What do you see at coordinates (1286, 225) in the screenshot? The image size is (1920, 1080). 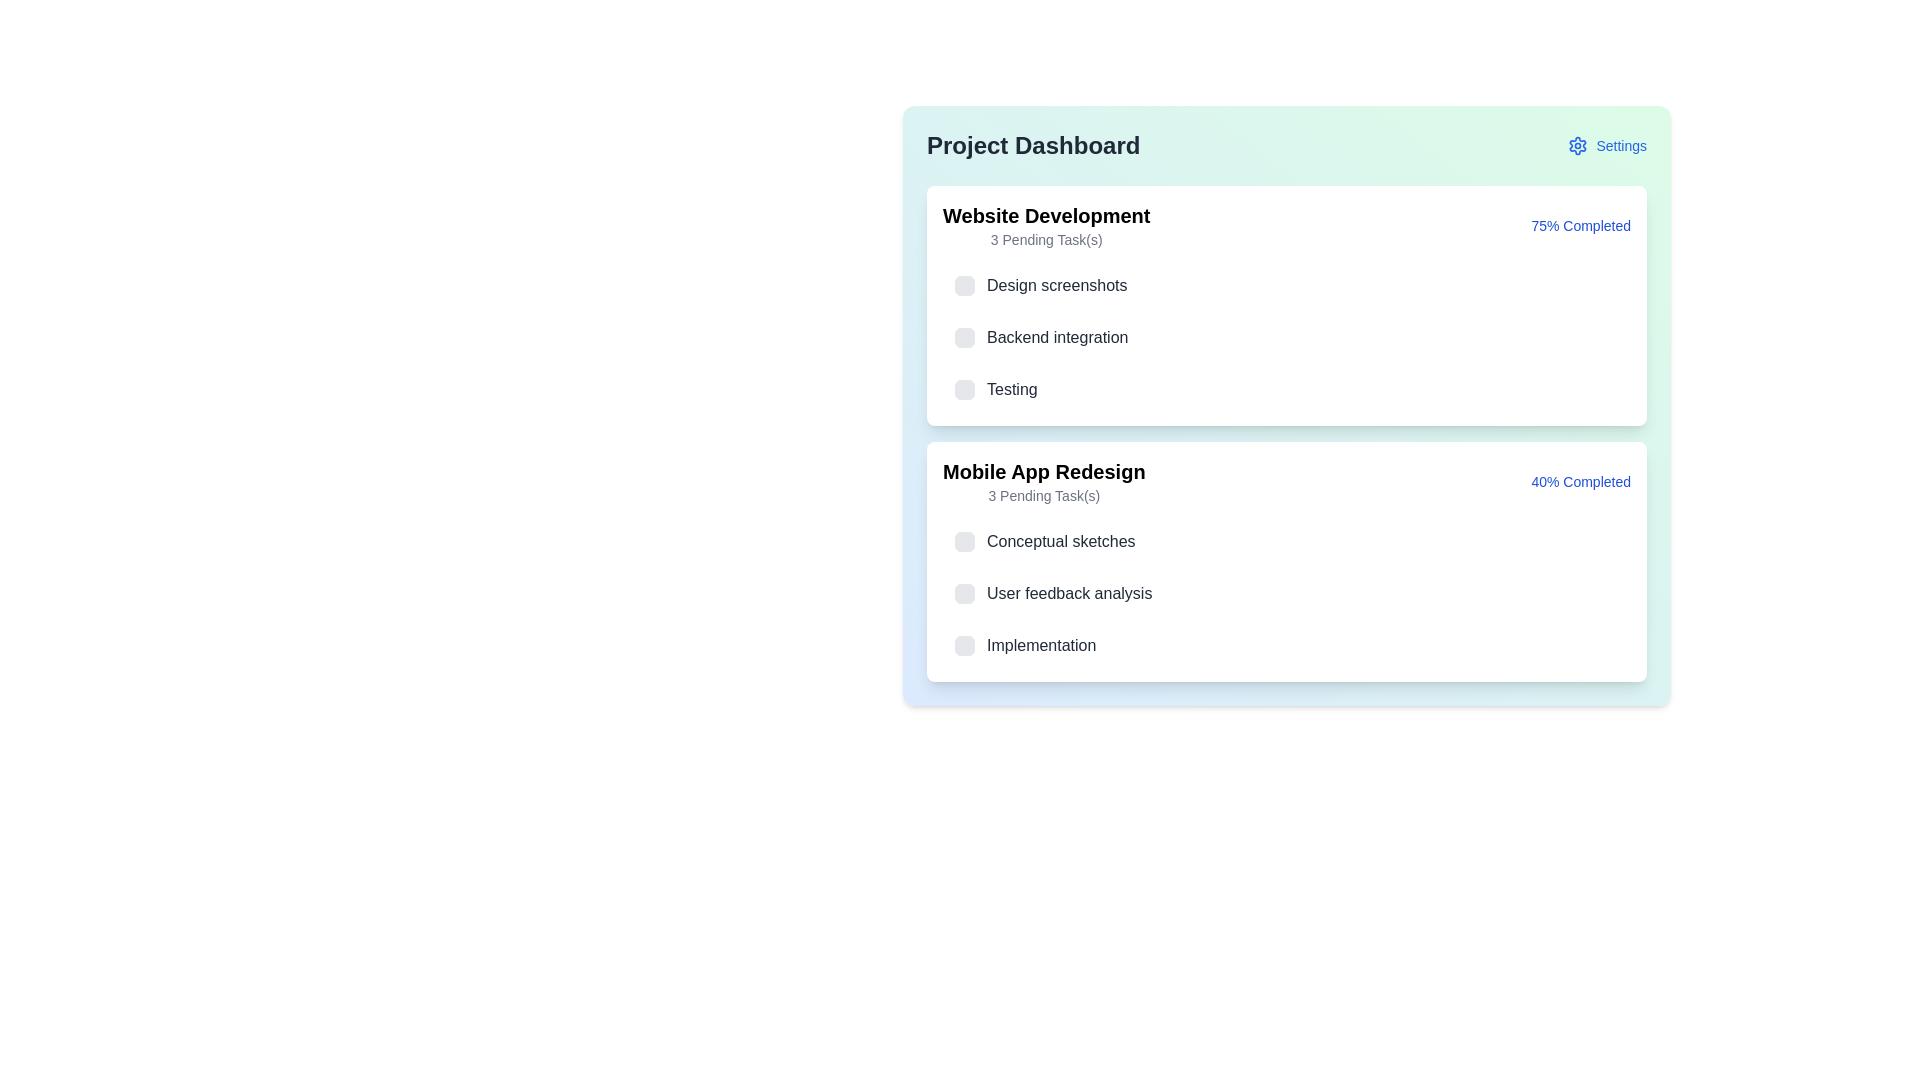 I see `the Informative status panel titled 'Website Development'` at bounding box center [1286, 225].